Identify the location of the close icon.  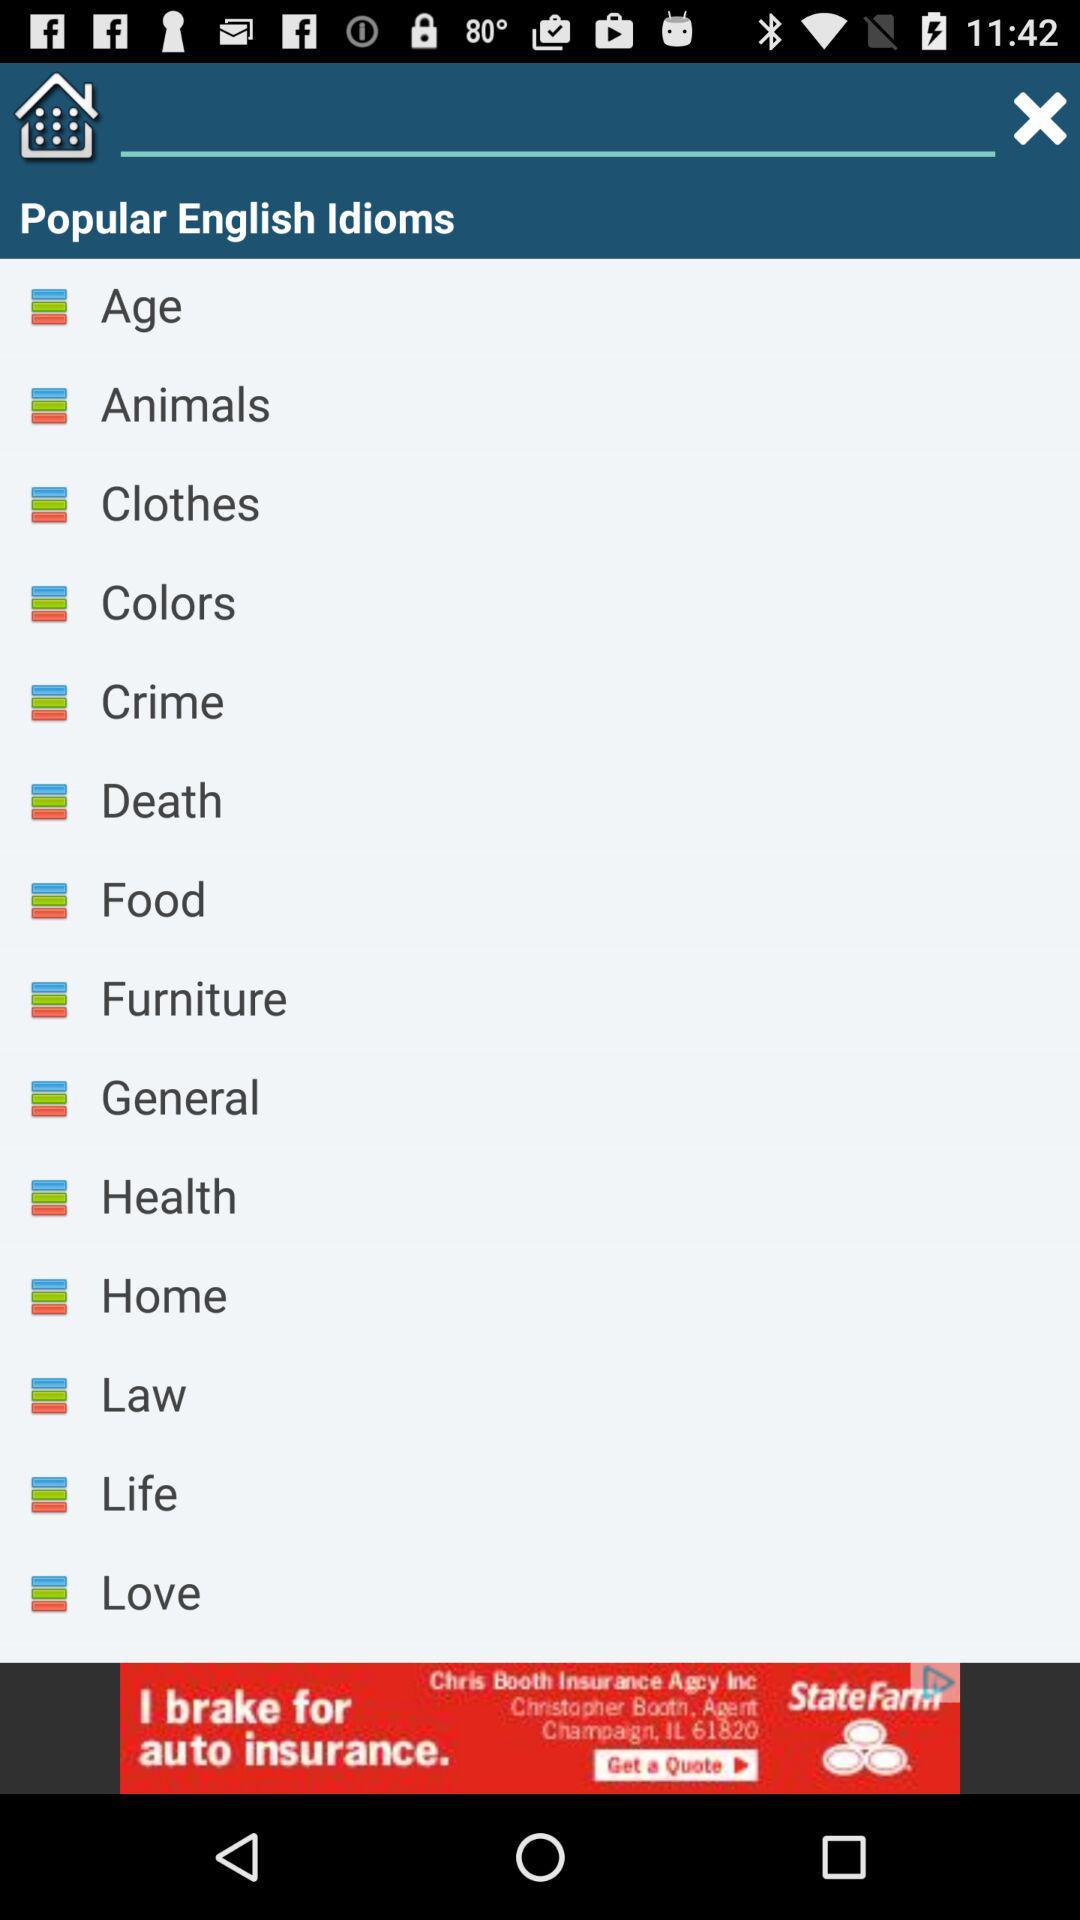
(1039, 125).